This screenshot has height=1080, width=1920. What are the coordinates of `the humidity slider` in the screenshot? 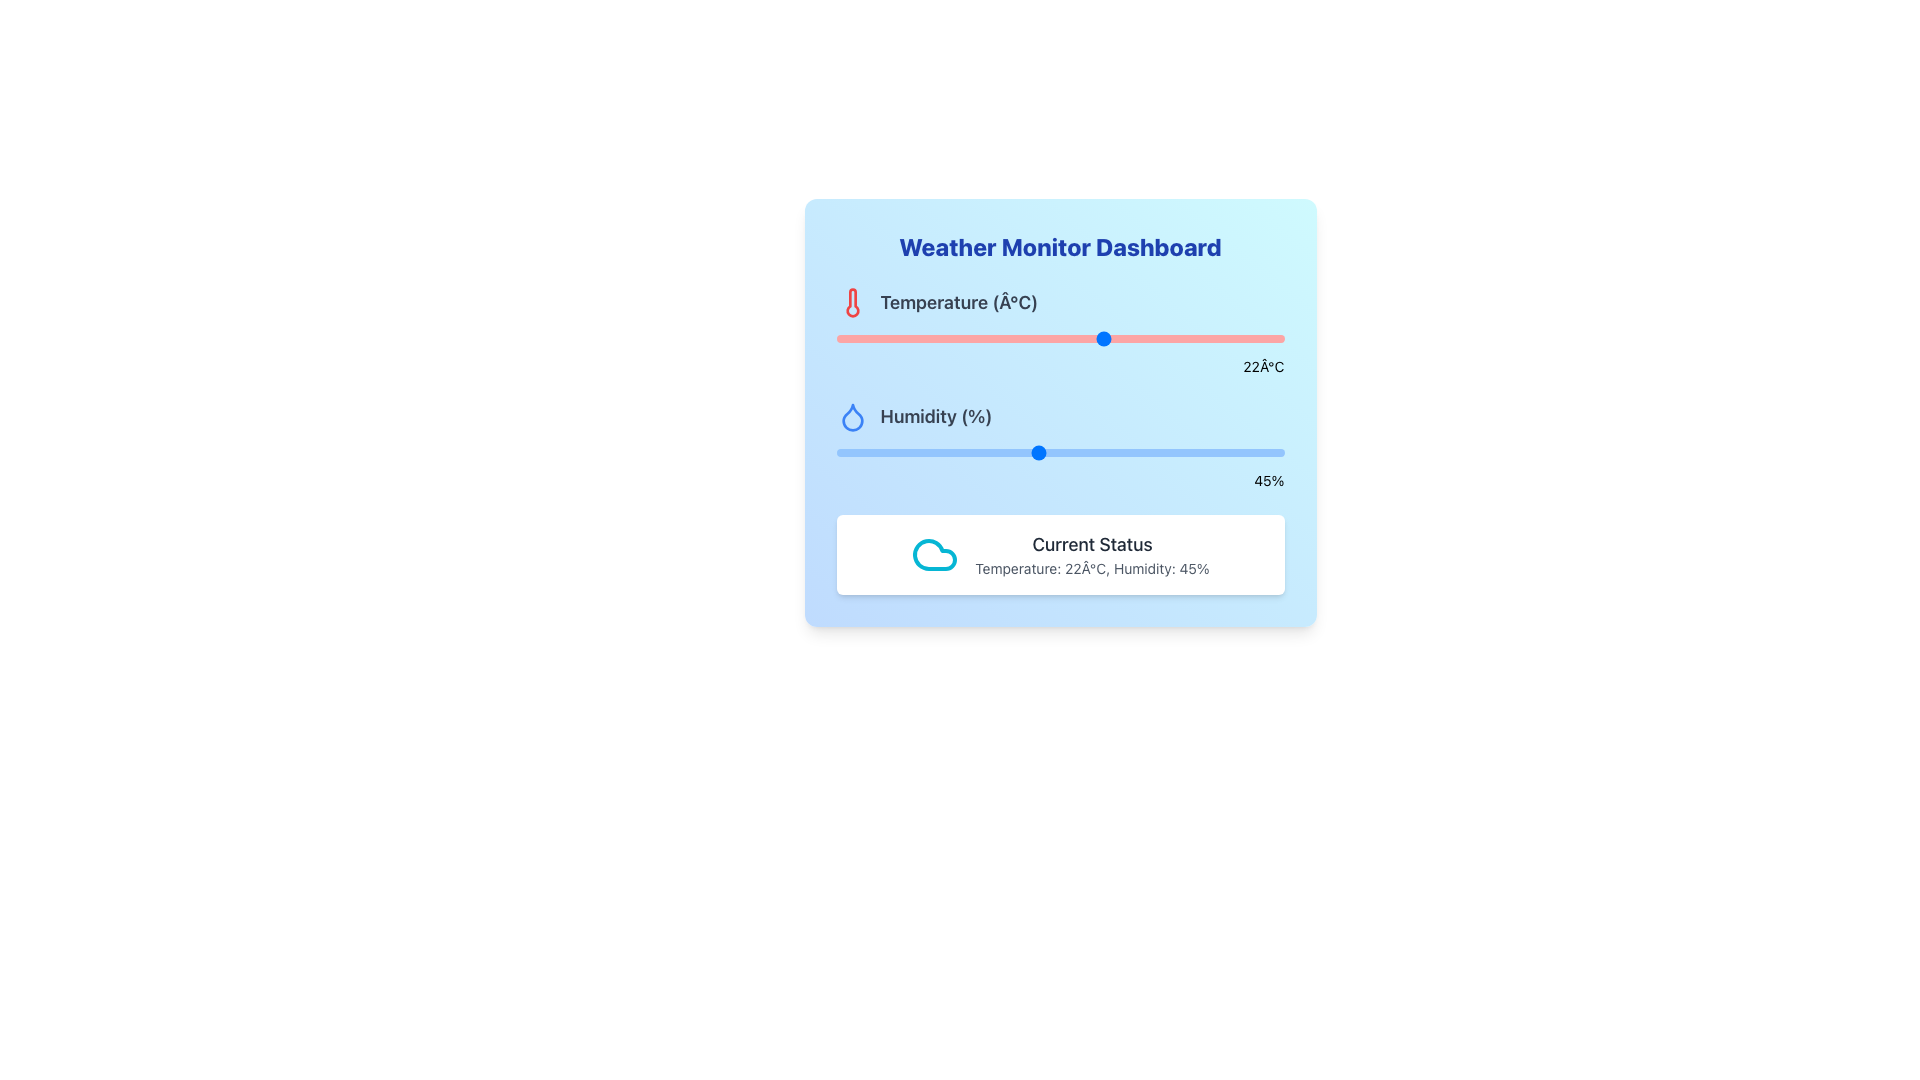 It's located at (916, 452).